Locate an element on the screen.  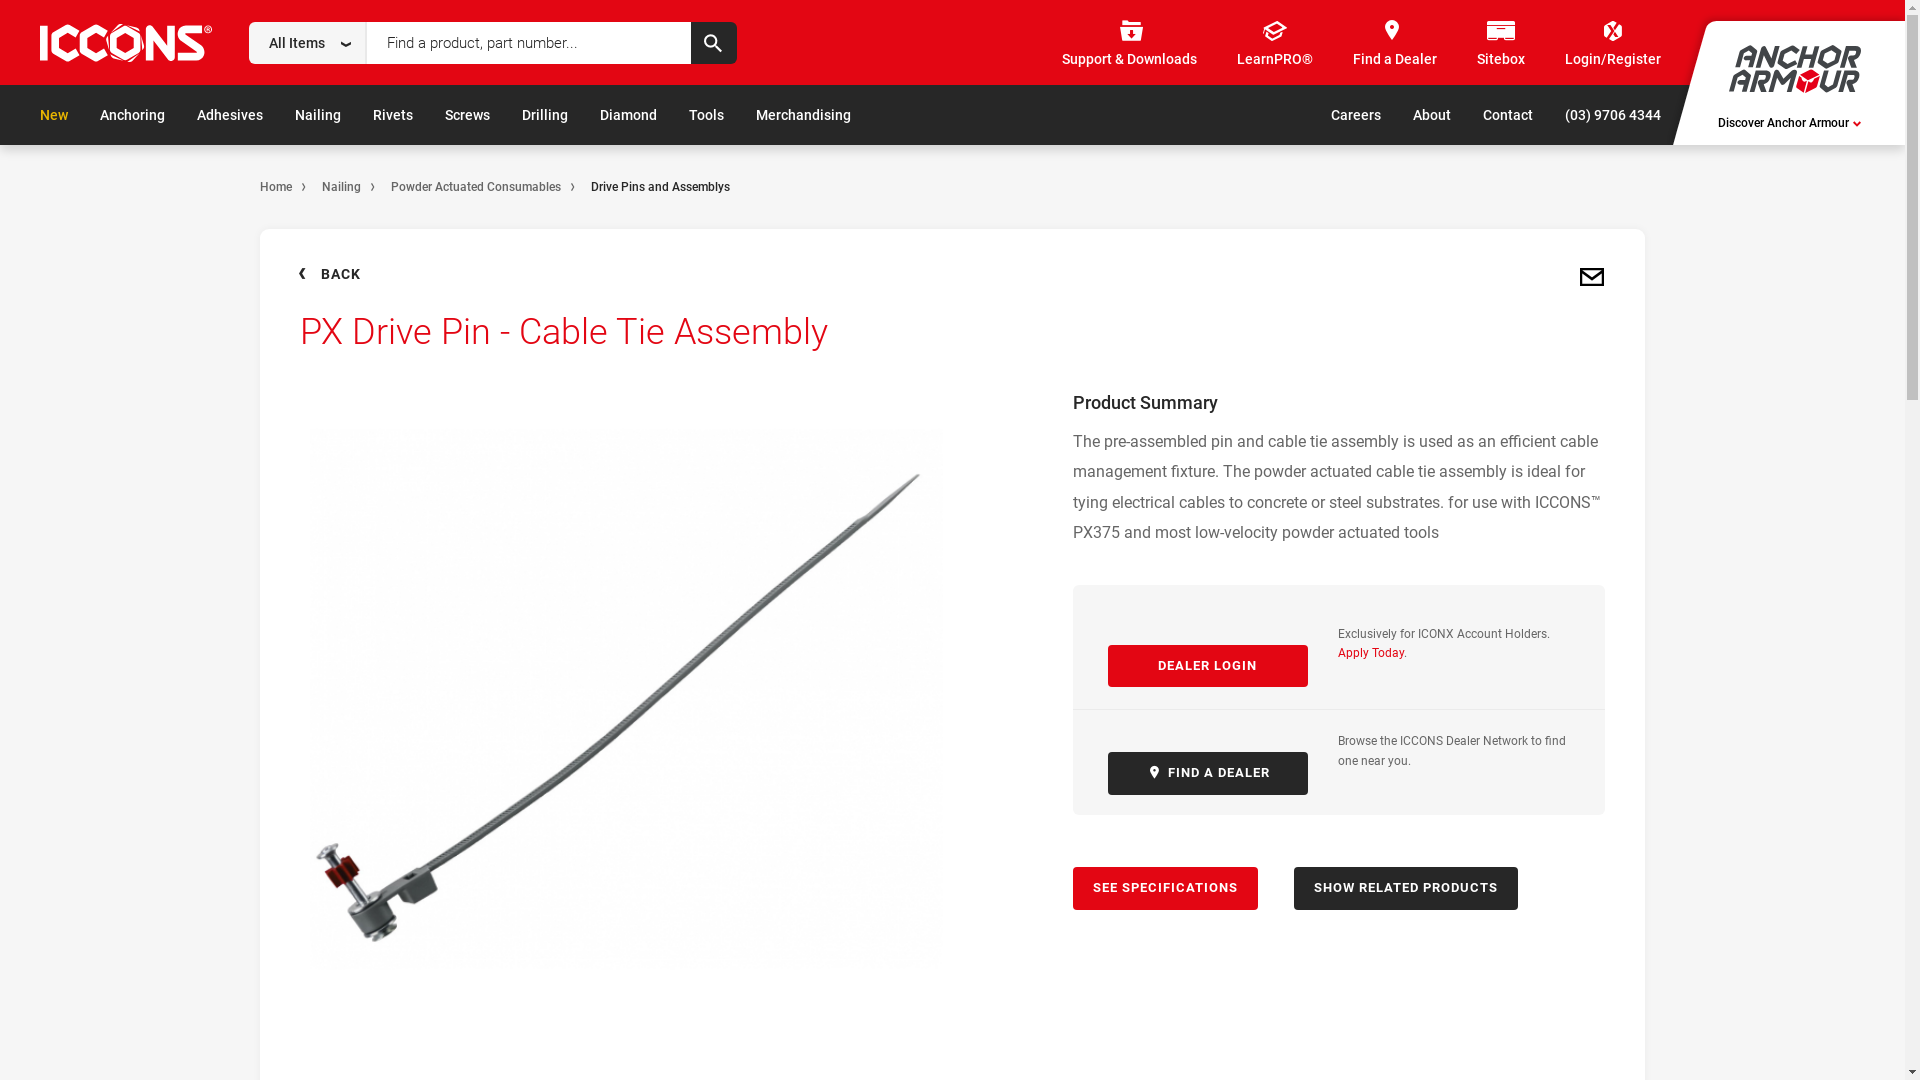
'FIND A DEALER' is located at coordinates (1207, 772).